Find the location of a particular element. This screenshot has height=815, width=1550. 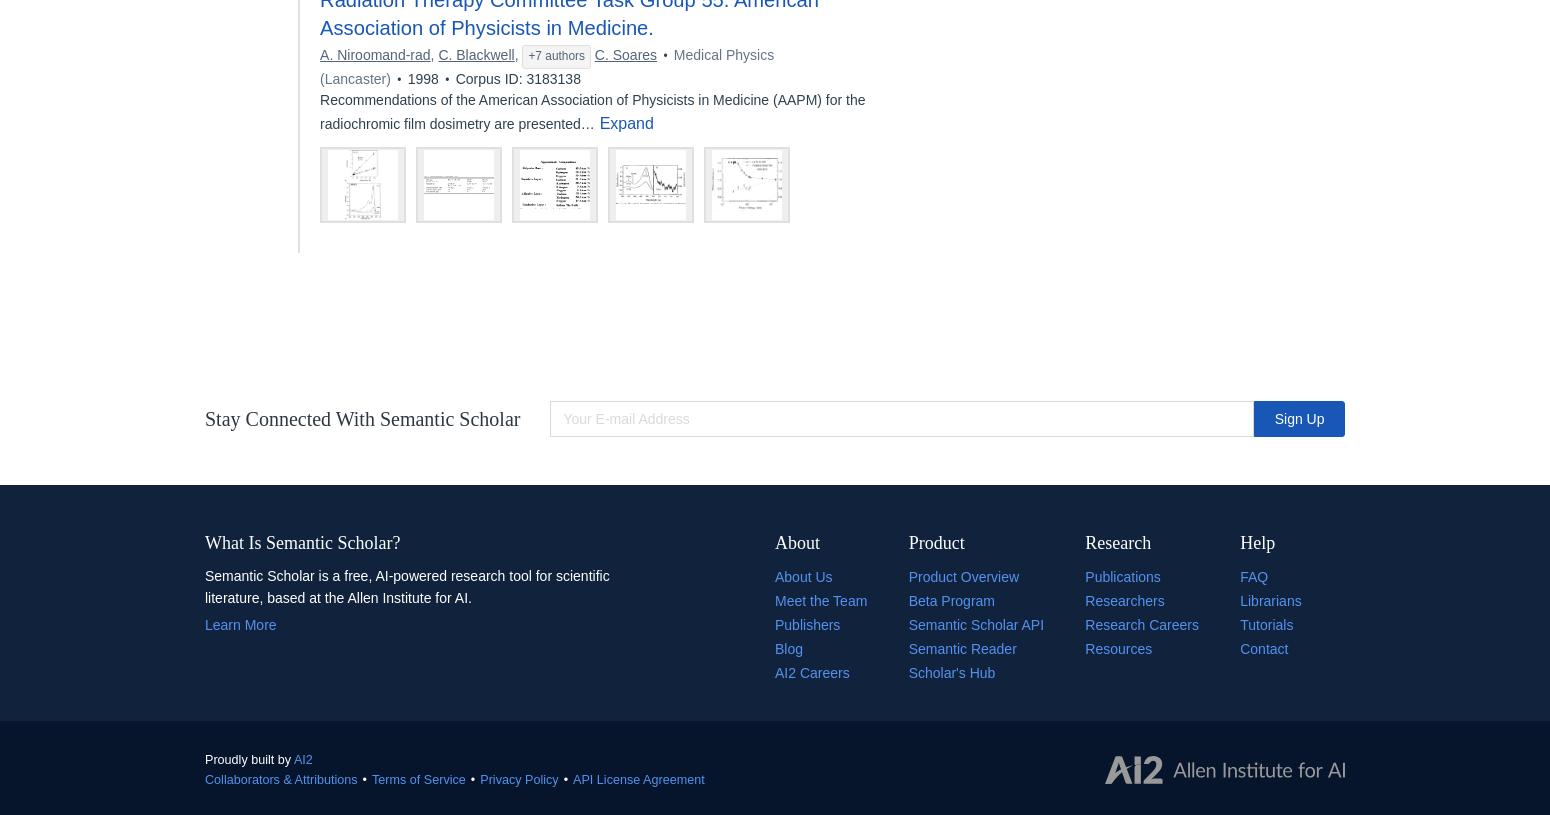

'API License Agreement' is located at coordinates (637, 778).